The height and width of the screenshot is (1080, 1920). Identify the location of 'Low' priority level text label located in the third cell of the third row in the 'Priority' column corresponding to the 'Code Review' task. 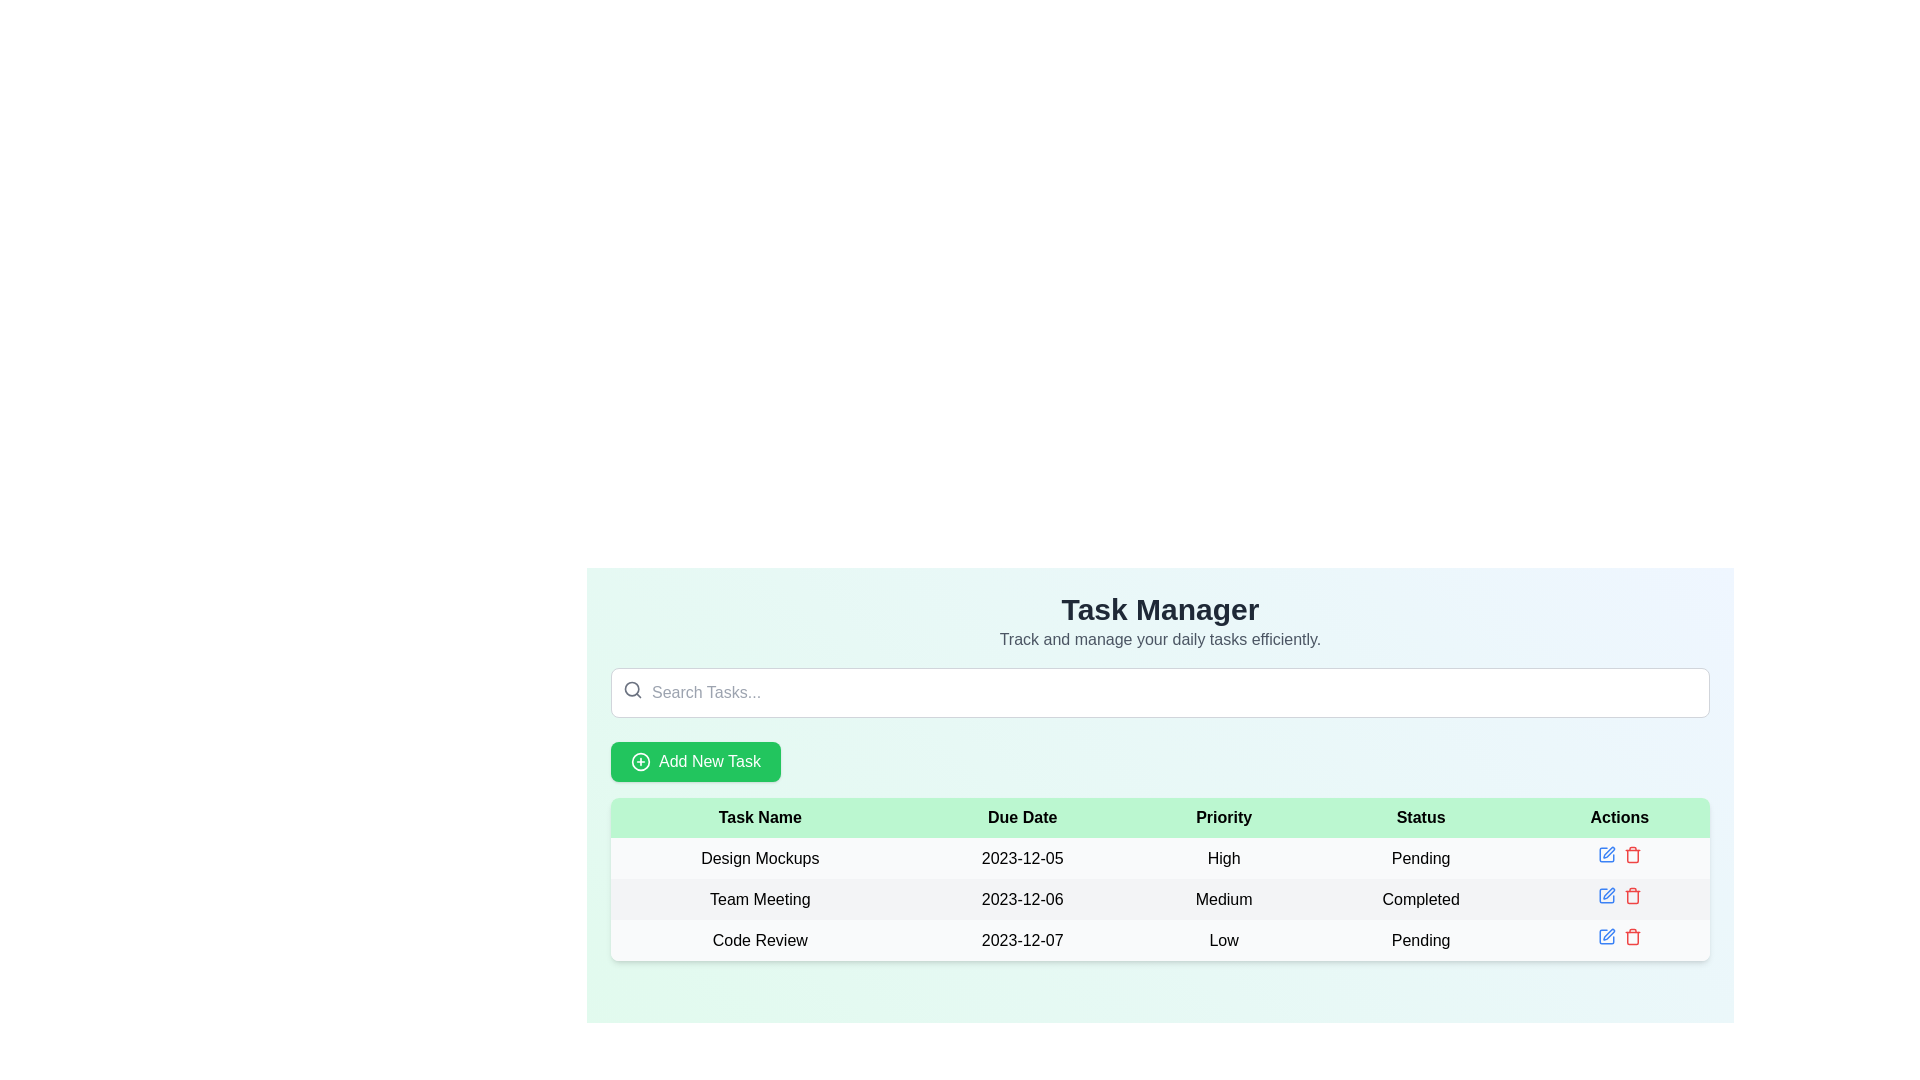
(1223, 940).